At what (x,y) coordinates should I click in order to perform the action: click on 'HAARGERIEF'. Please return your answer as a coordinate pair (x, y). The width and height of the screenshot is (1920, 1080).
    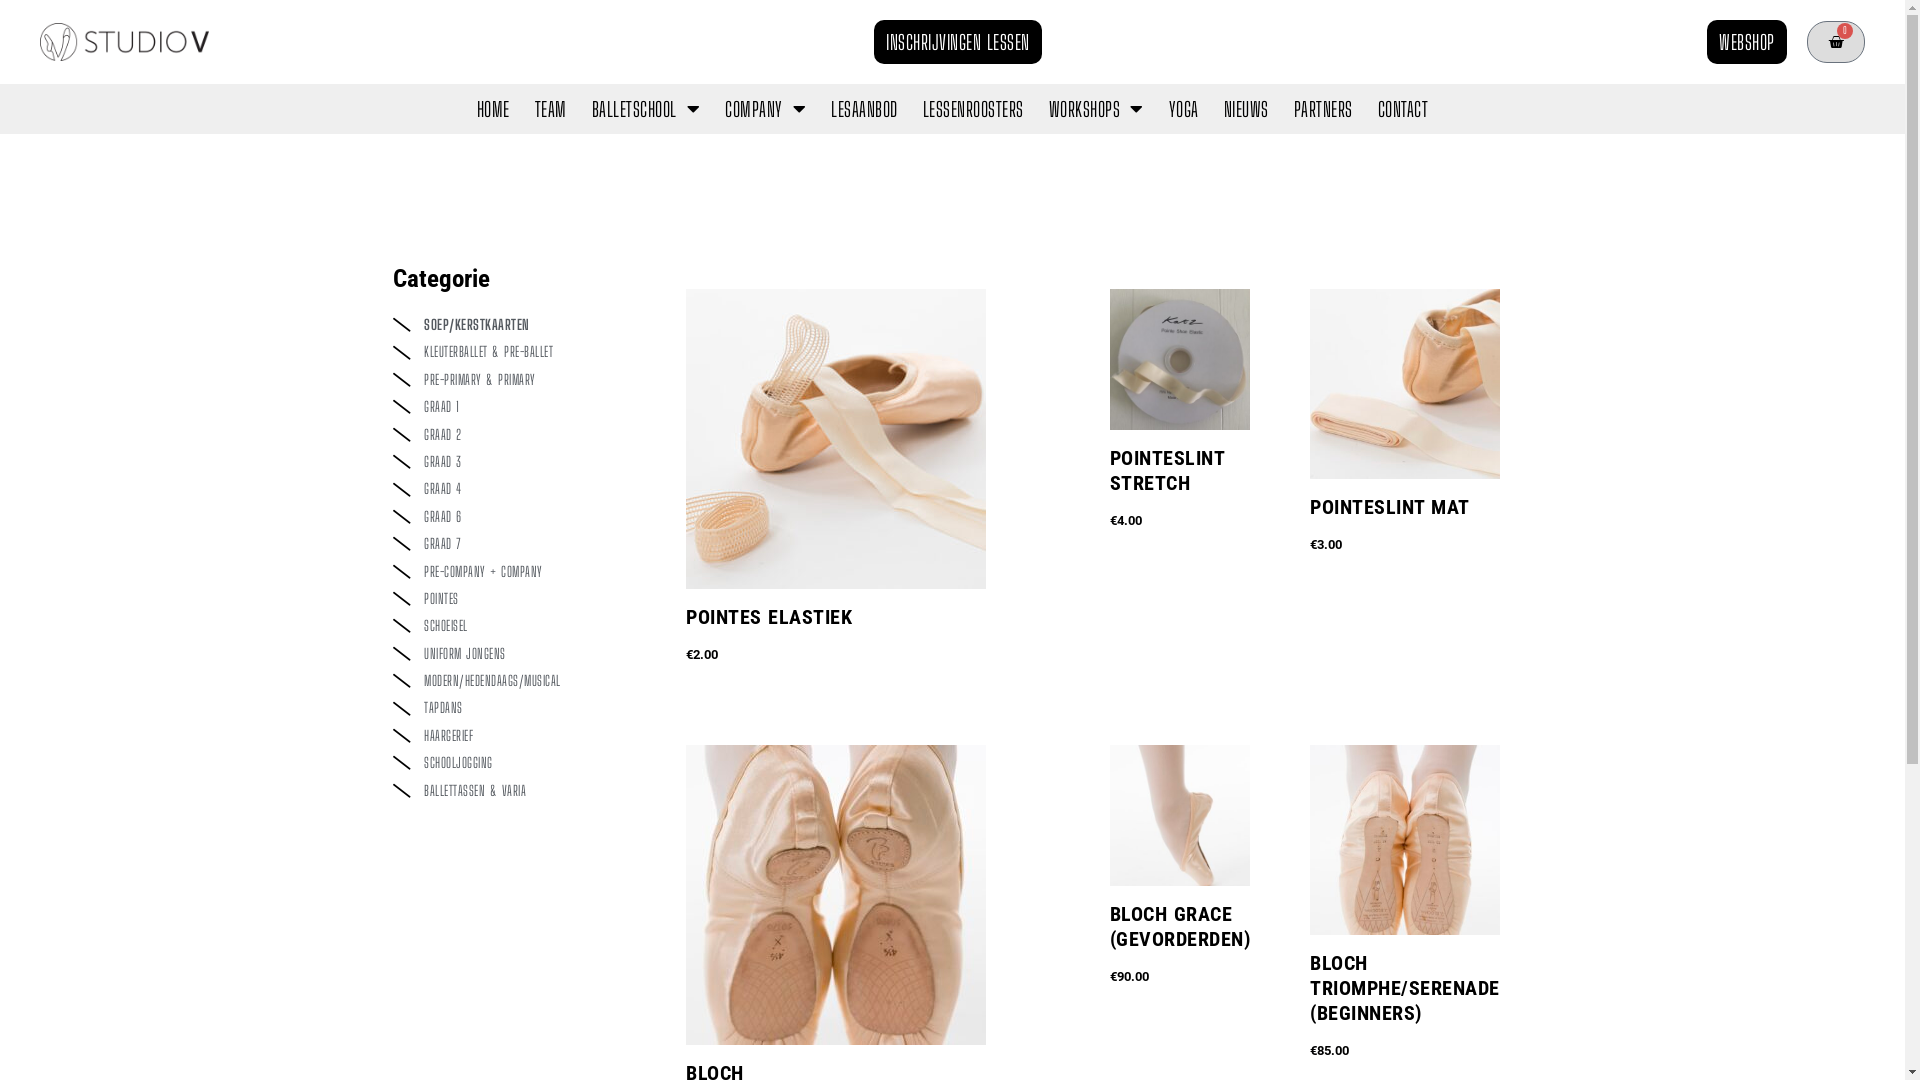
    Looking at the image, I should click on (518, 736).